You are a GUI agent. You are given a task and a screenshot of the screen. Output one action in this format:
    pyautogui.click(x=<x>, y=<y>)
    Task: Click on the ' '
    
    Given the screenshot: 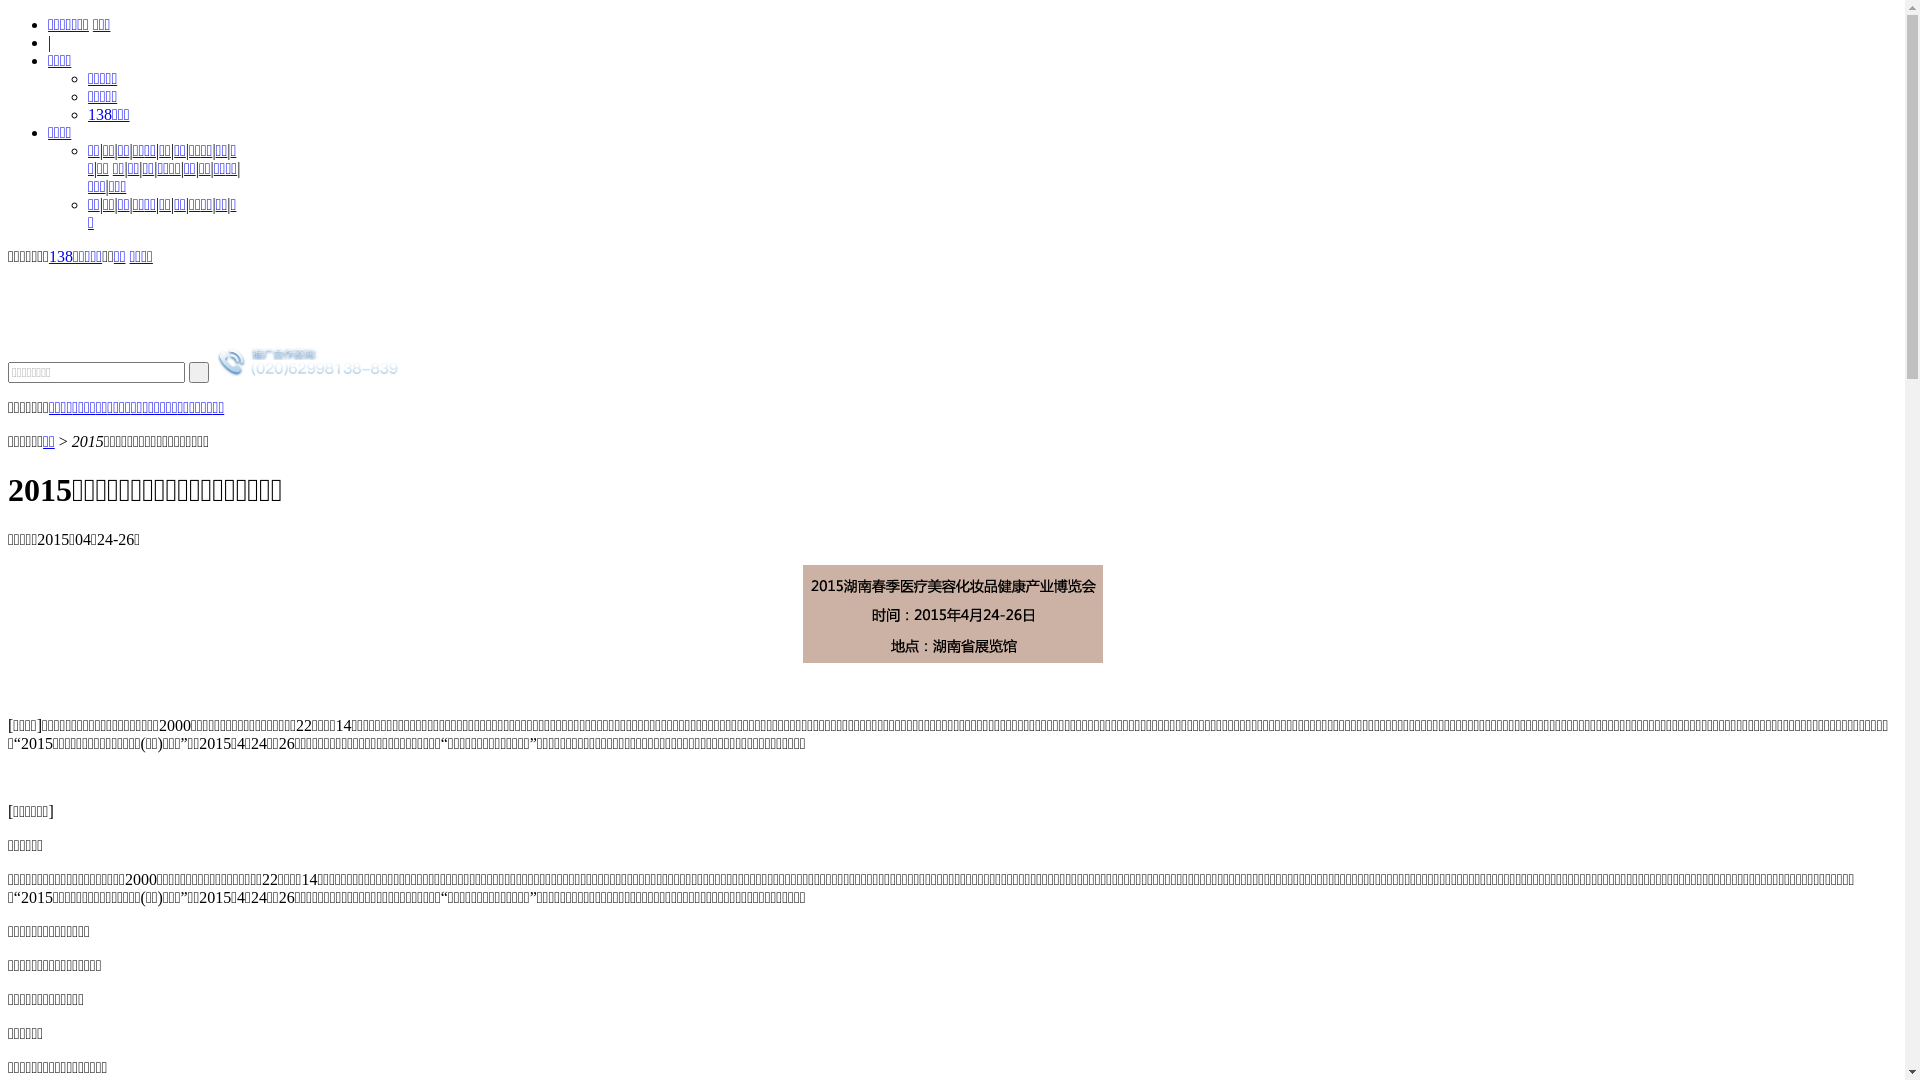 What is the action you would take?
    pyautogui.click(x=188, y=372)
    